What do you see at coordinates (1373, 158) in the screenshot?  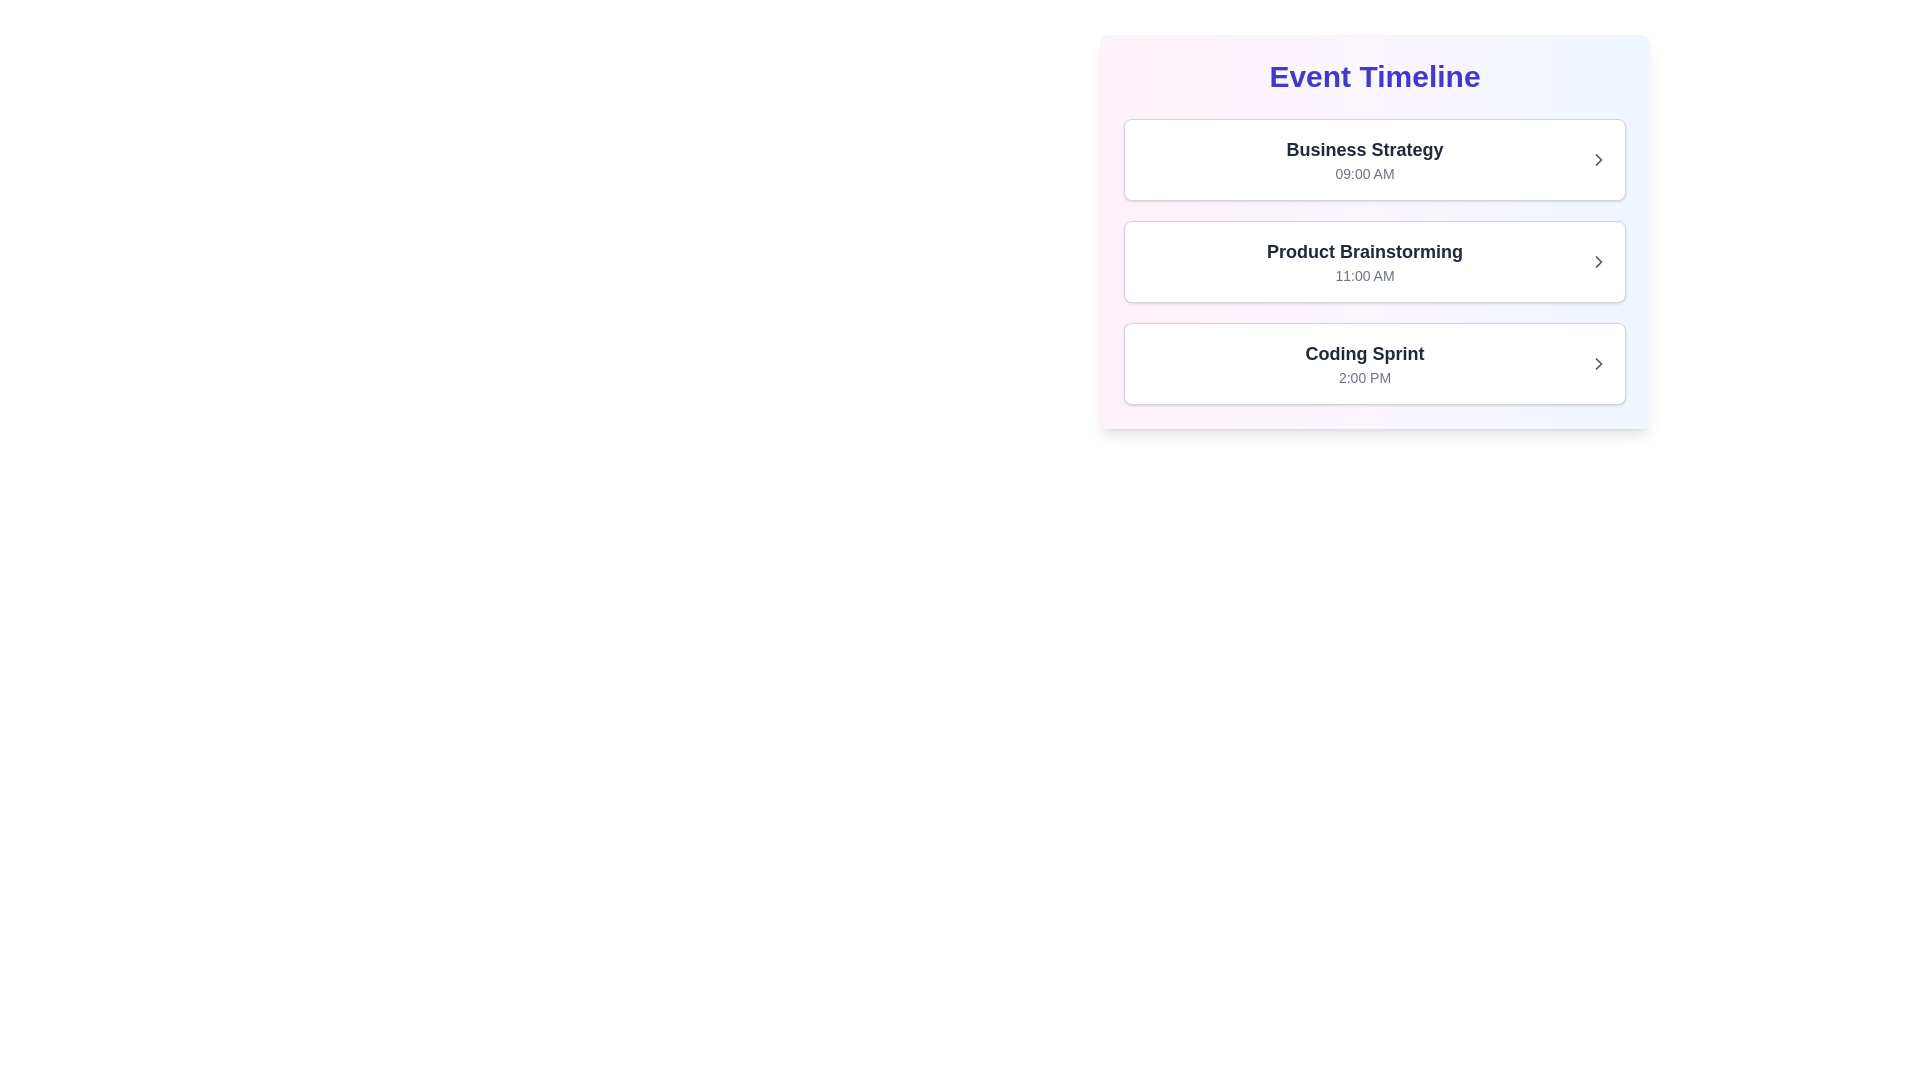 I see `the first list item in the 'Event Timeline' section` at bounding box center [1373, 158].